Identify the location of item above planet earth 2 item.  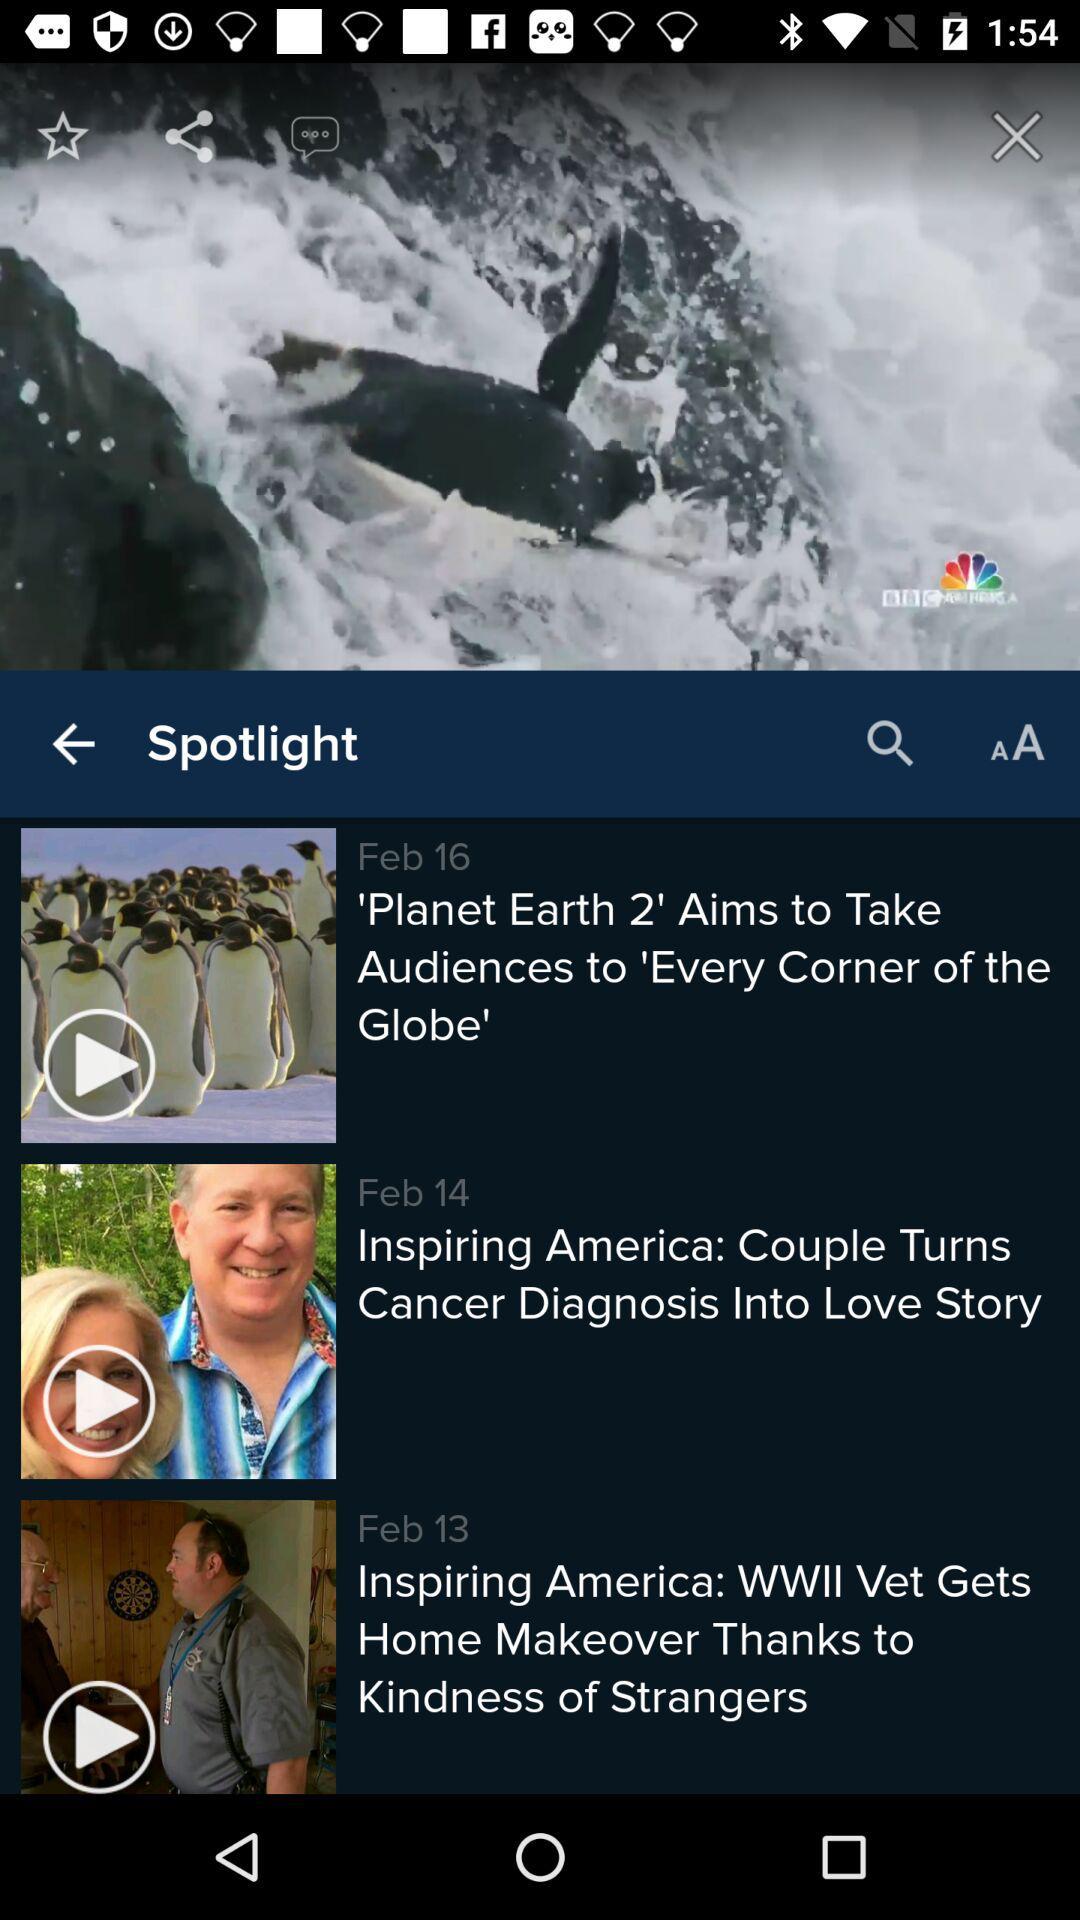
(890, 743).